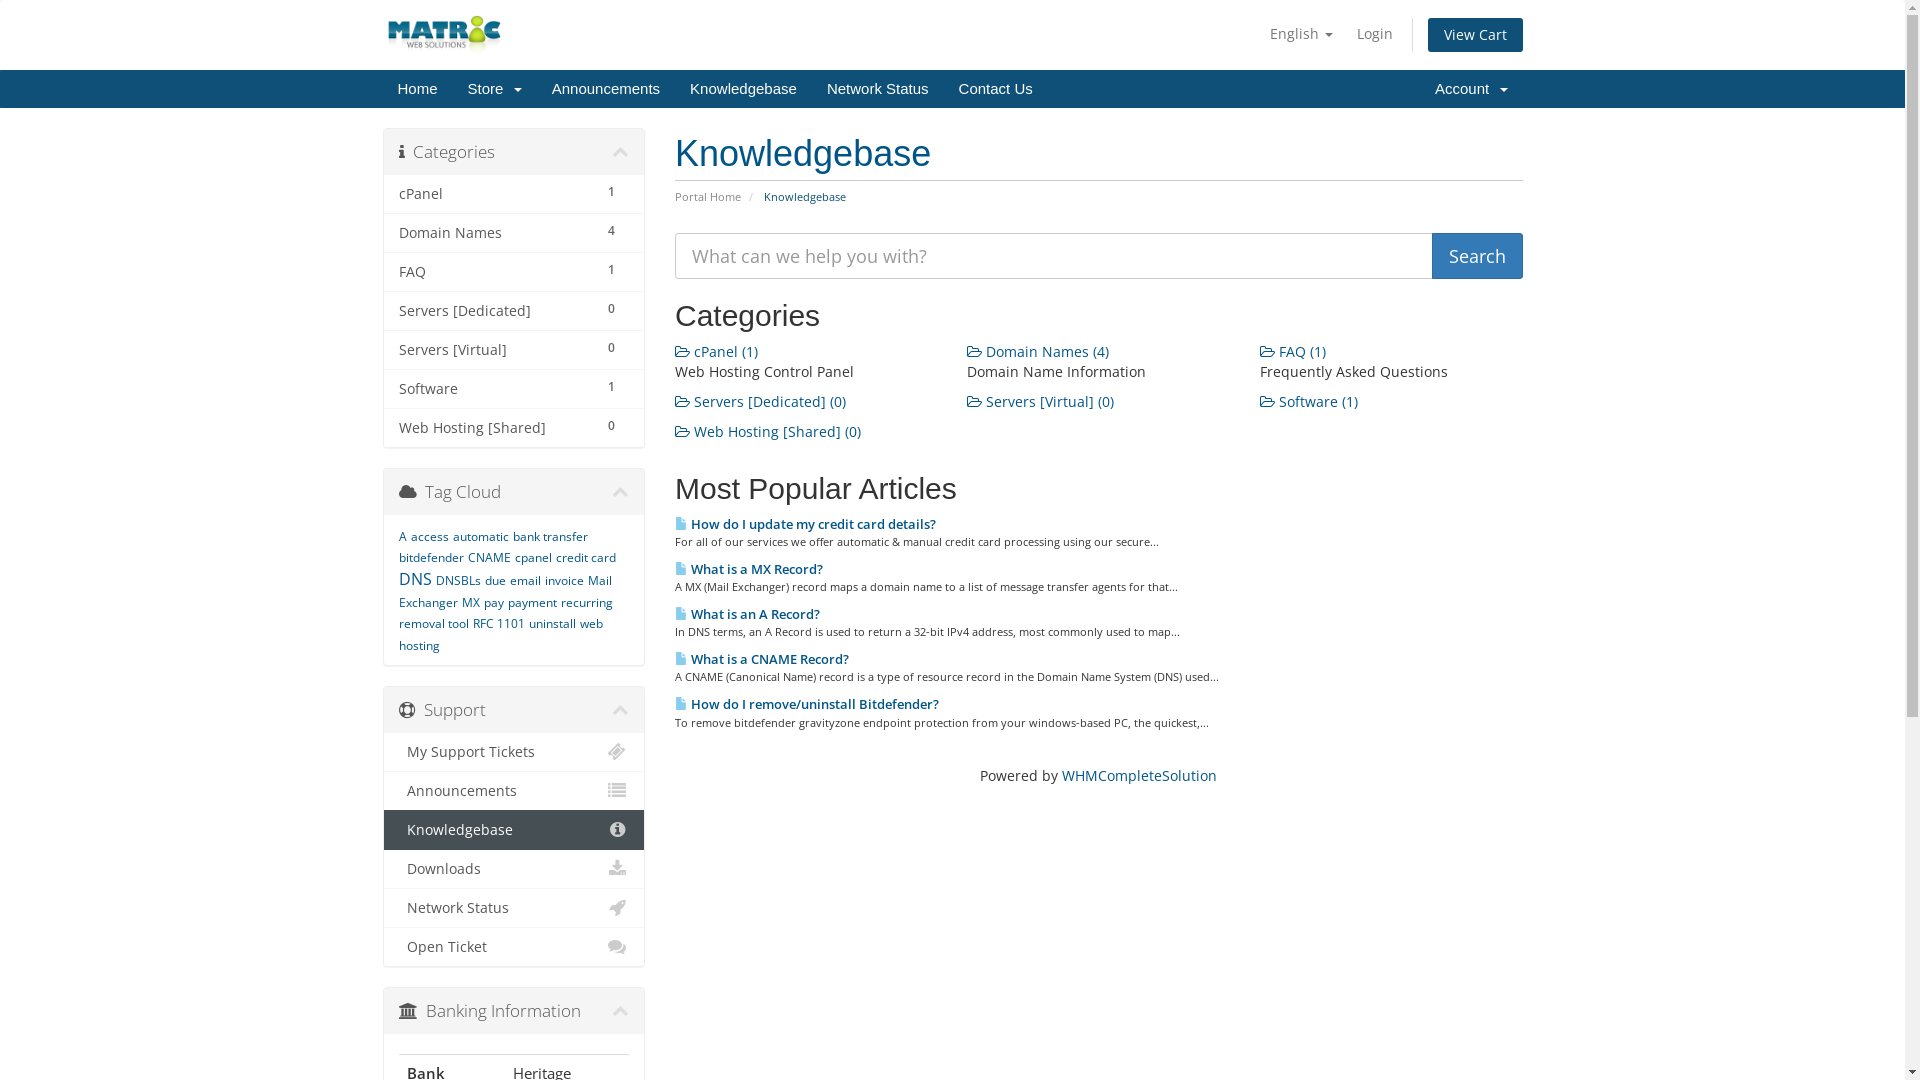 This screenshot has width=1920, height=1080. What do you see at coordinates (494, 580) in the screenshot?
I see `'due'` at bounding box center [494, 580].